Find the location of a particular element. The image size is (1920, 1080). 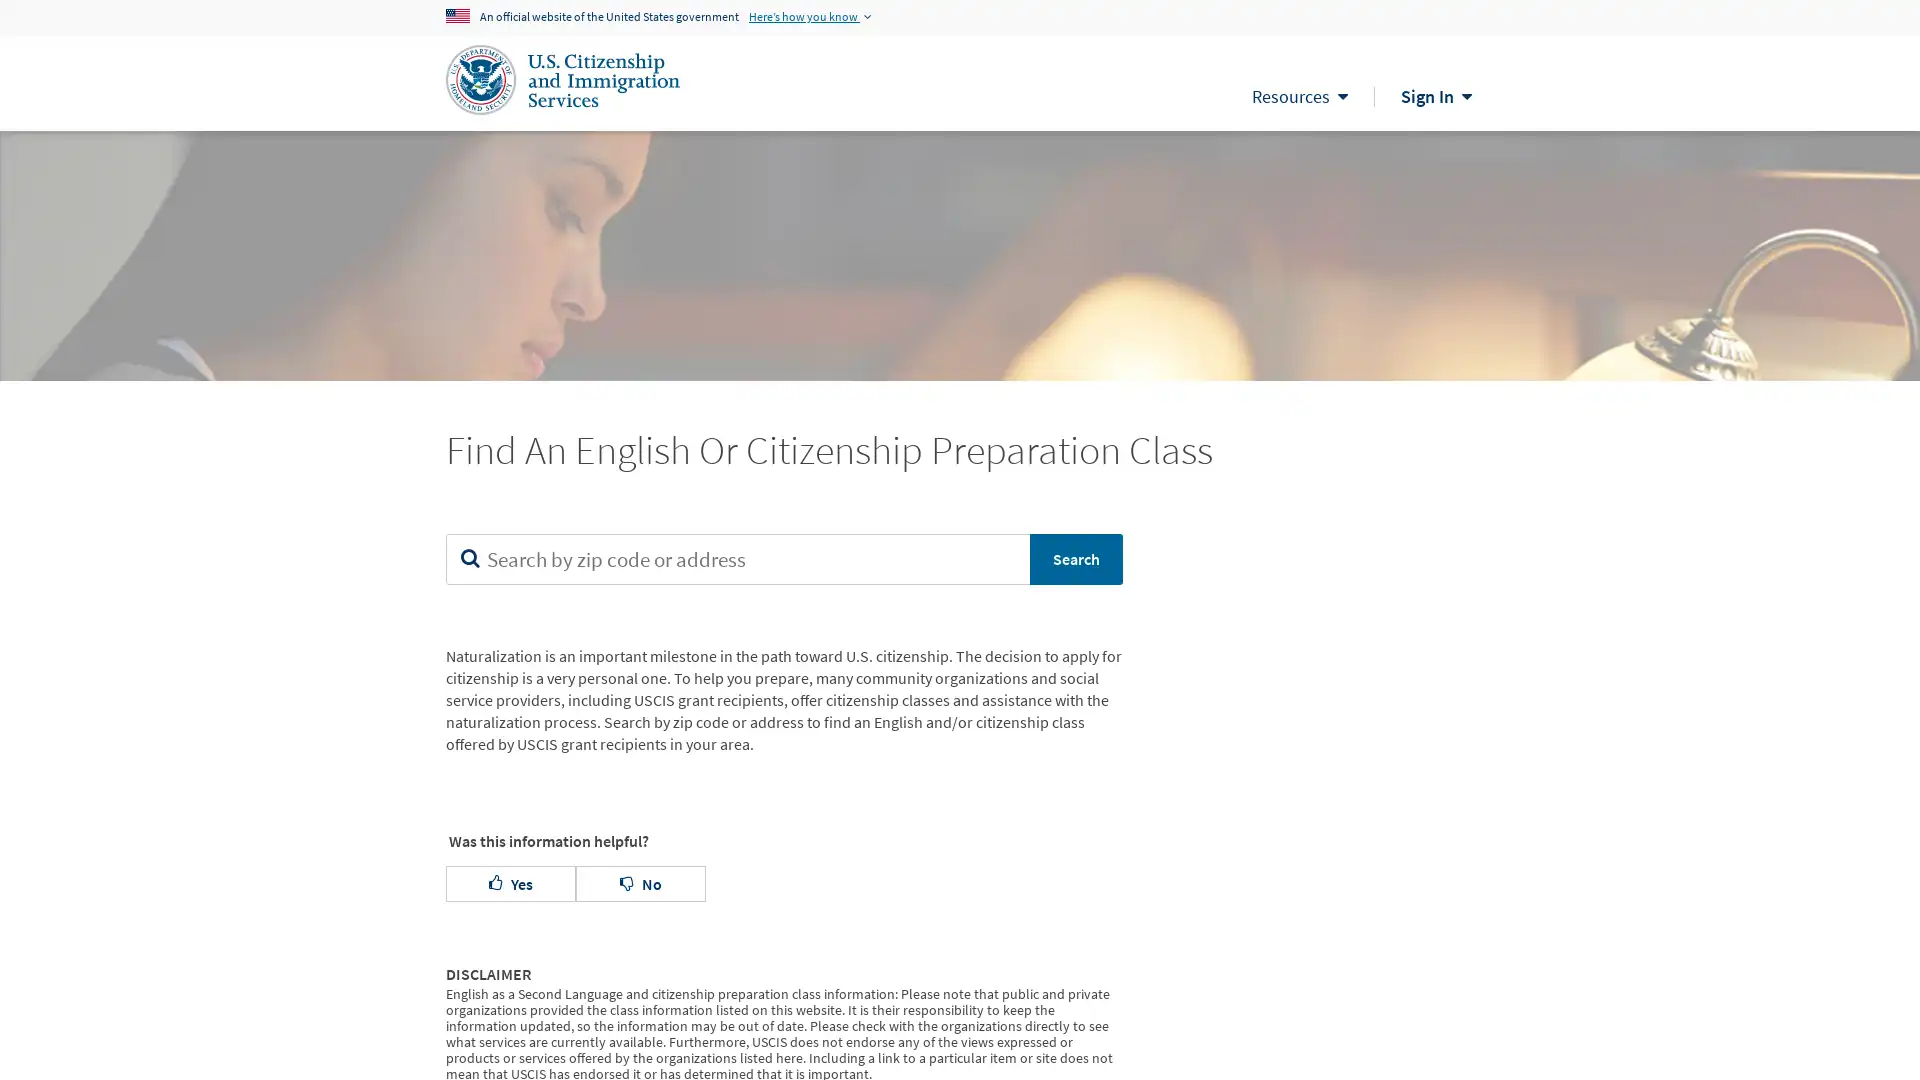

No is located at coordinates (641, 882).